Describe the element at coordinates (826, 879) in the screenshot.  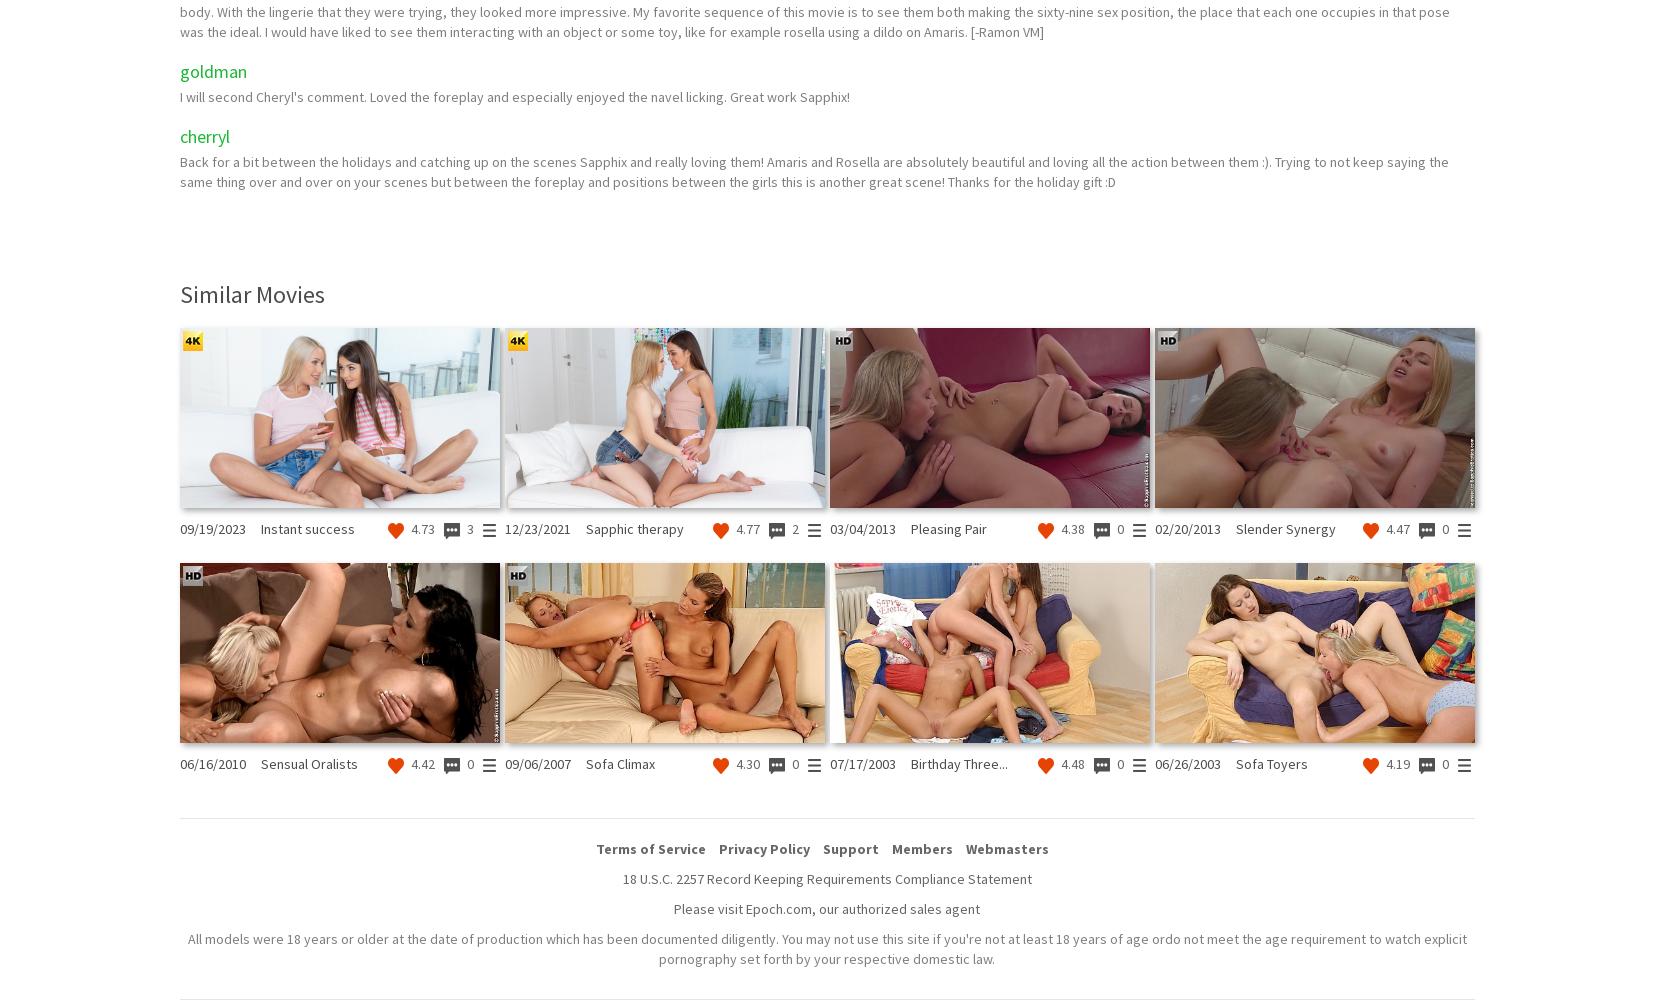
I see `'18 U.S.C. 2257 Record Keeping Requirements Compliance Statement'` at that location.